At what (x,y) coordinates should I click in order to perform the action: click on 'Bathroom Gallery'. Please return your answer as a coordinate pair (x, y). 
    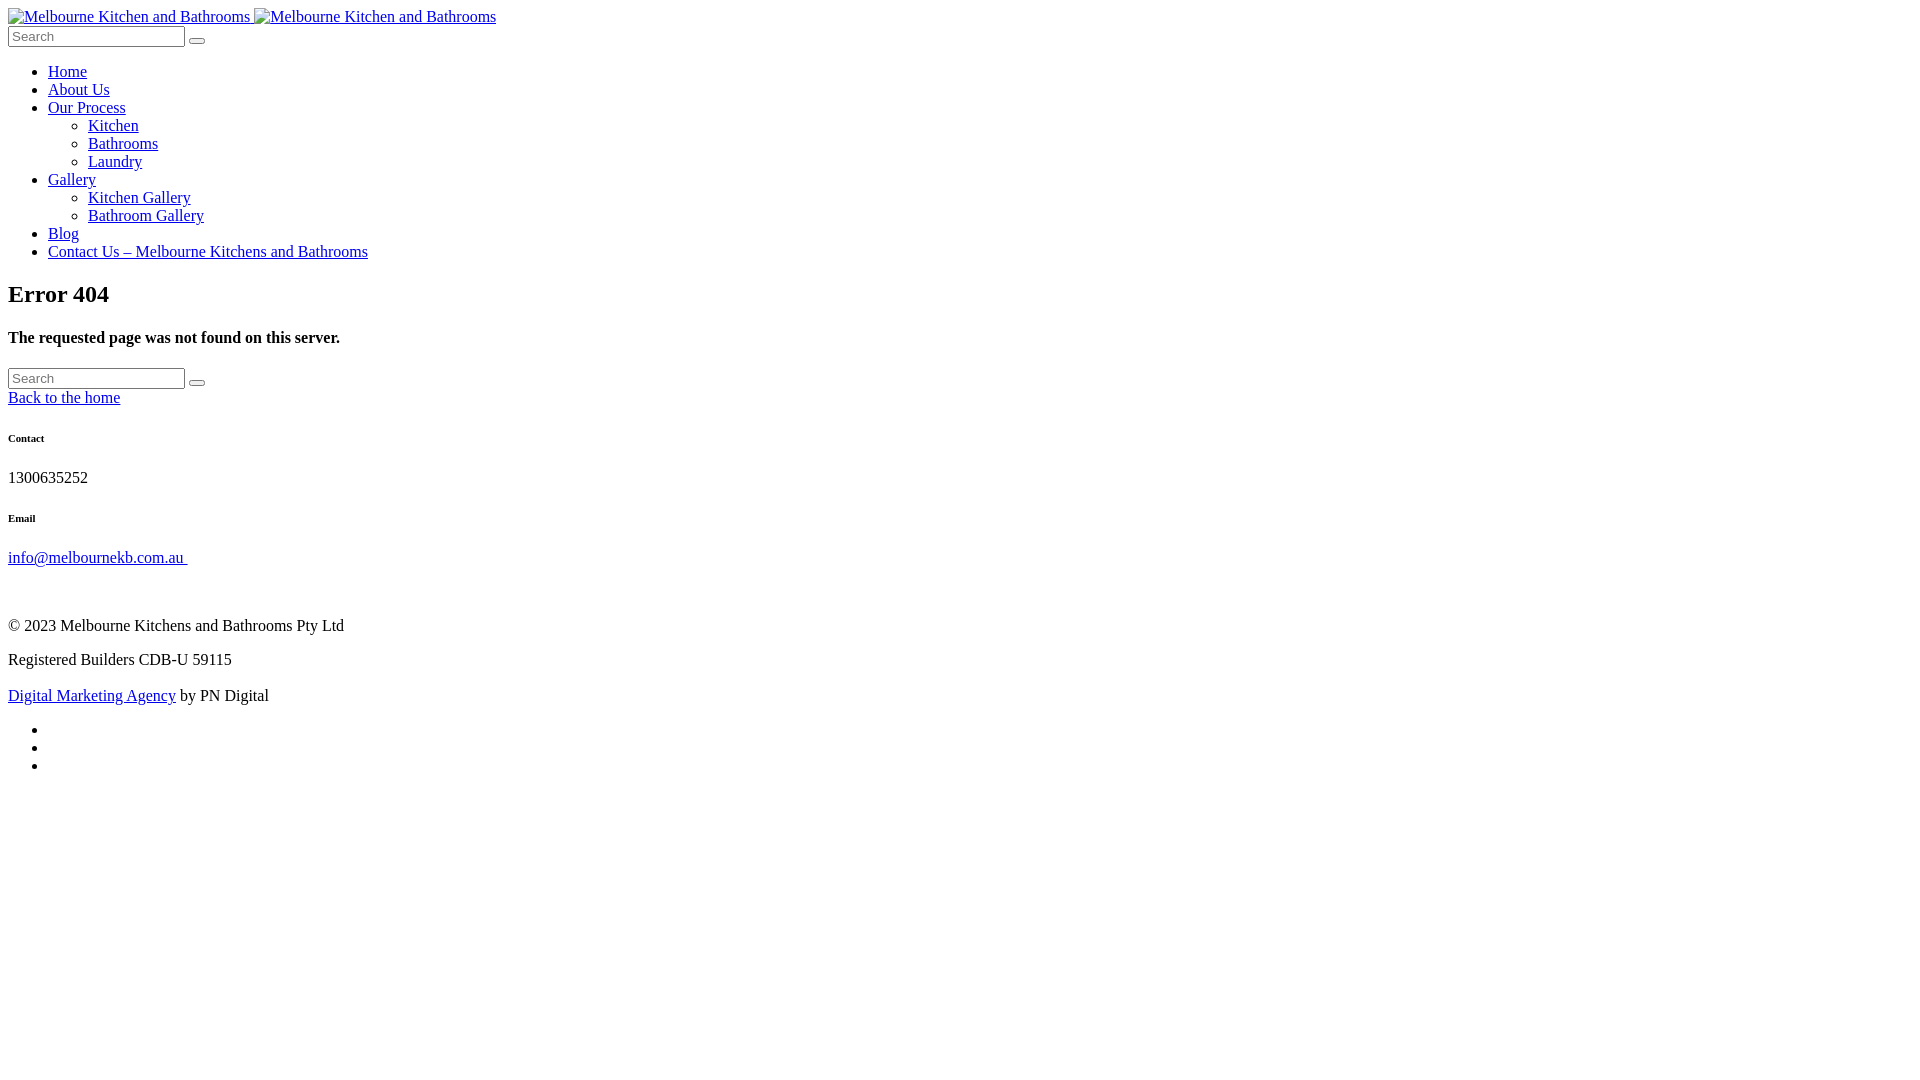
    Looking at the image, I should click on (144, 215).